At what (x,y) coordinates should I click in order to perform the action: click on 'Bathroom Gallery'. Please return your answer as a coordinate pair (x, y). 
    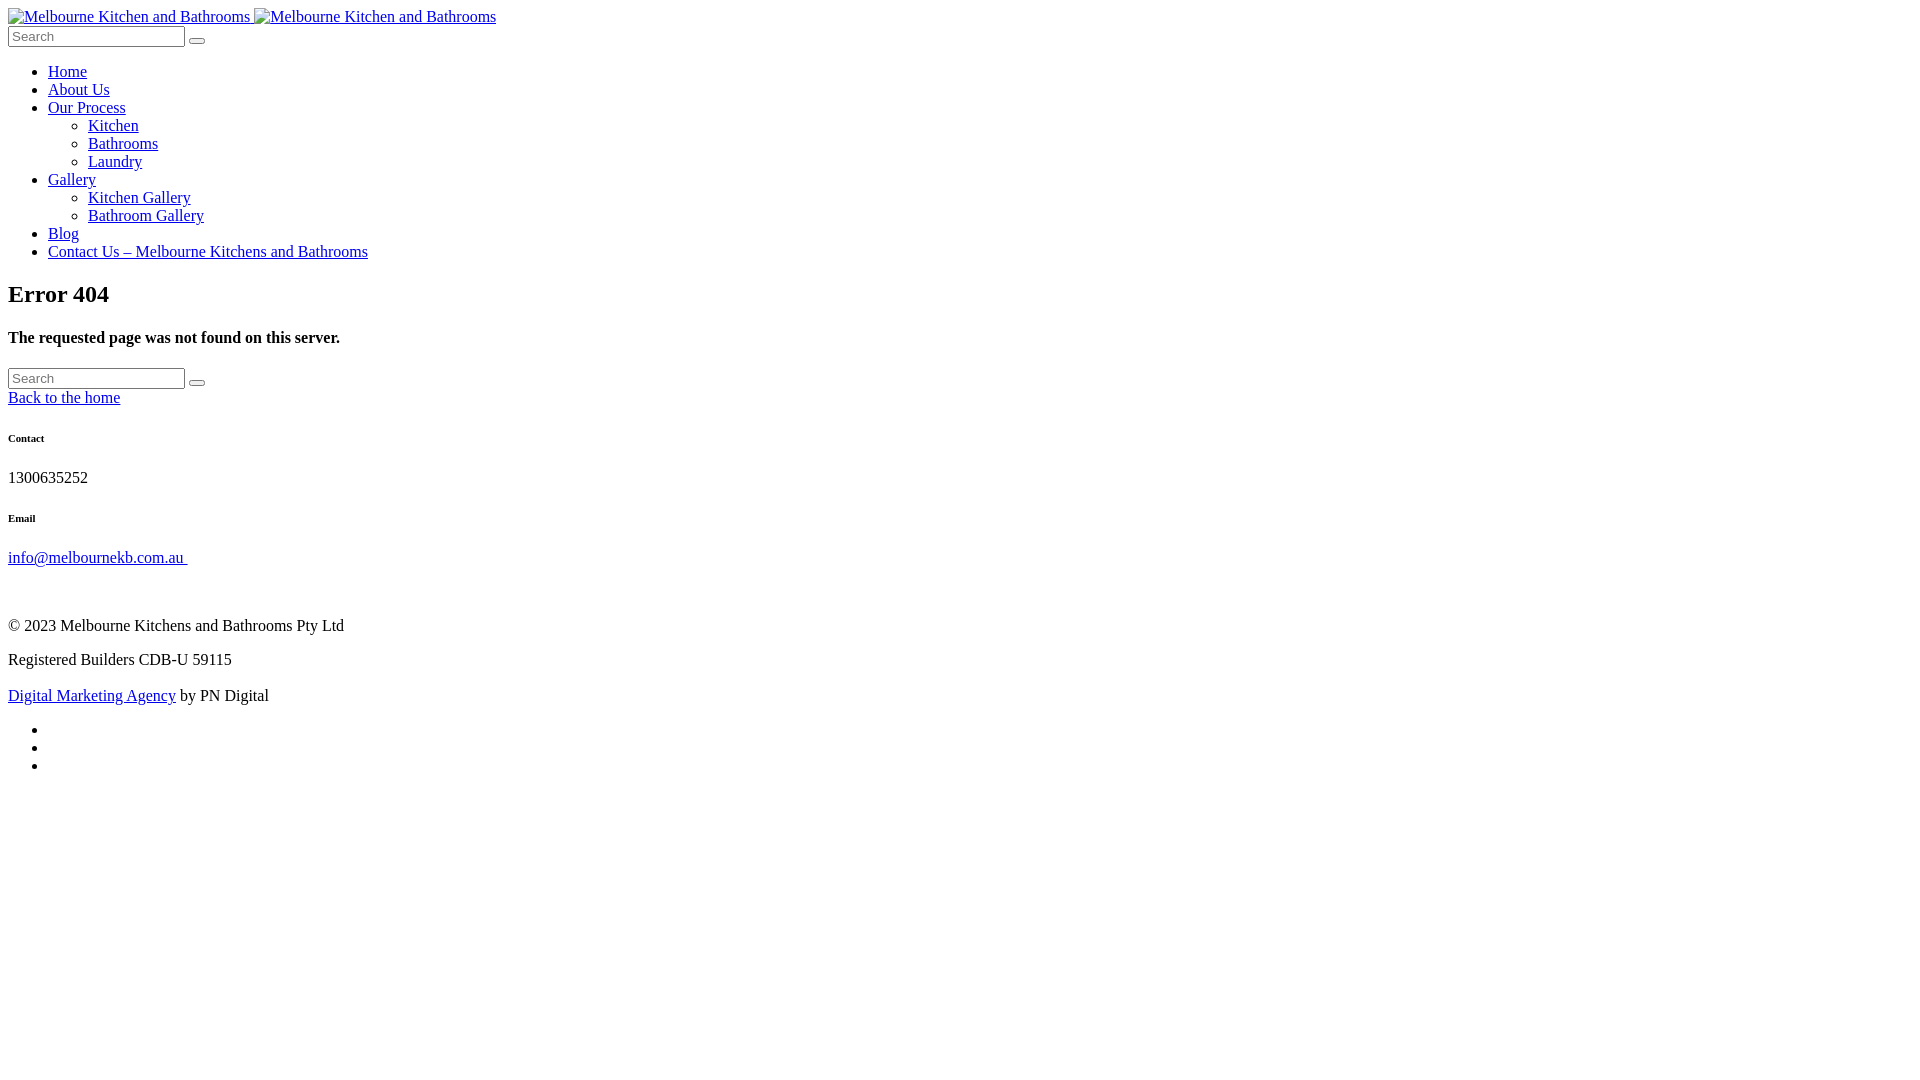
    Looking at the image, I should click on (144, 215).